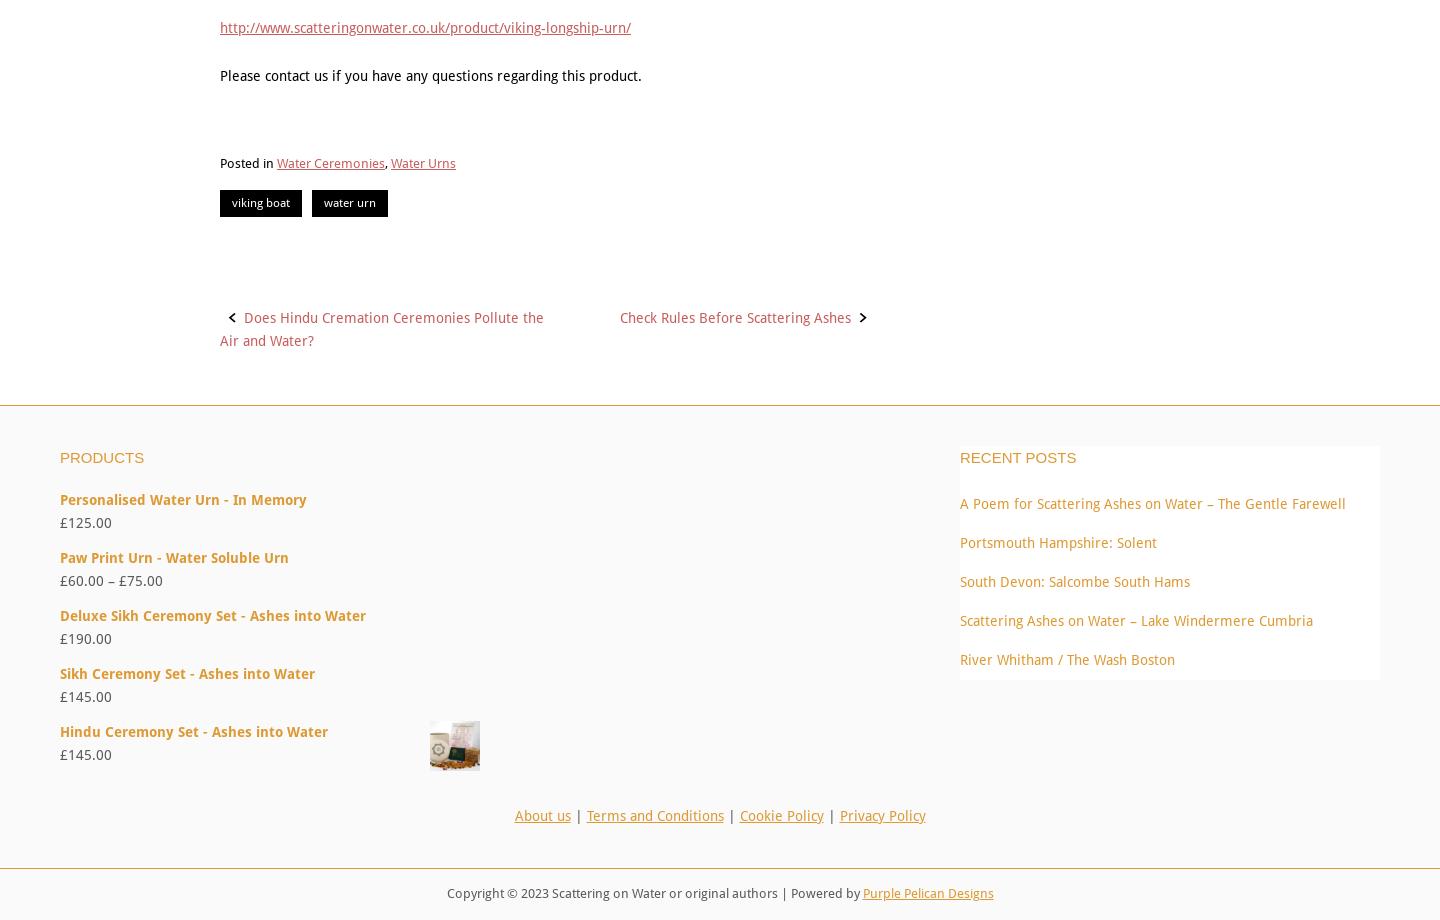 This screenshot has width=1440, height=920. Describe the element at coordinates (1058, 541) in the screenshot. I see `'Portsmouth Hampshire: Solent'` at that location.